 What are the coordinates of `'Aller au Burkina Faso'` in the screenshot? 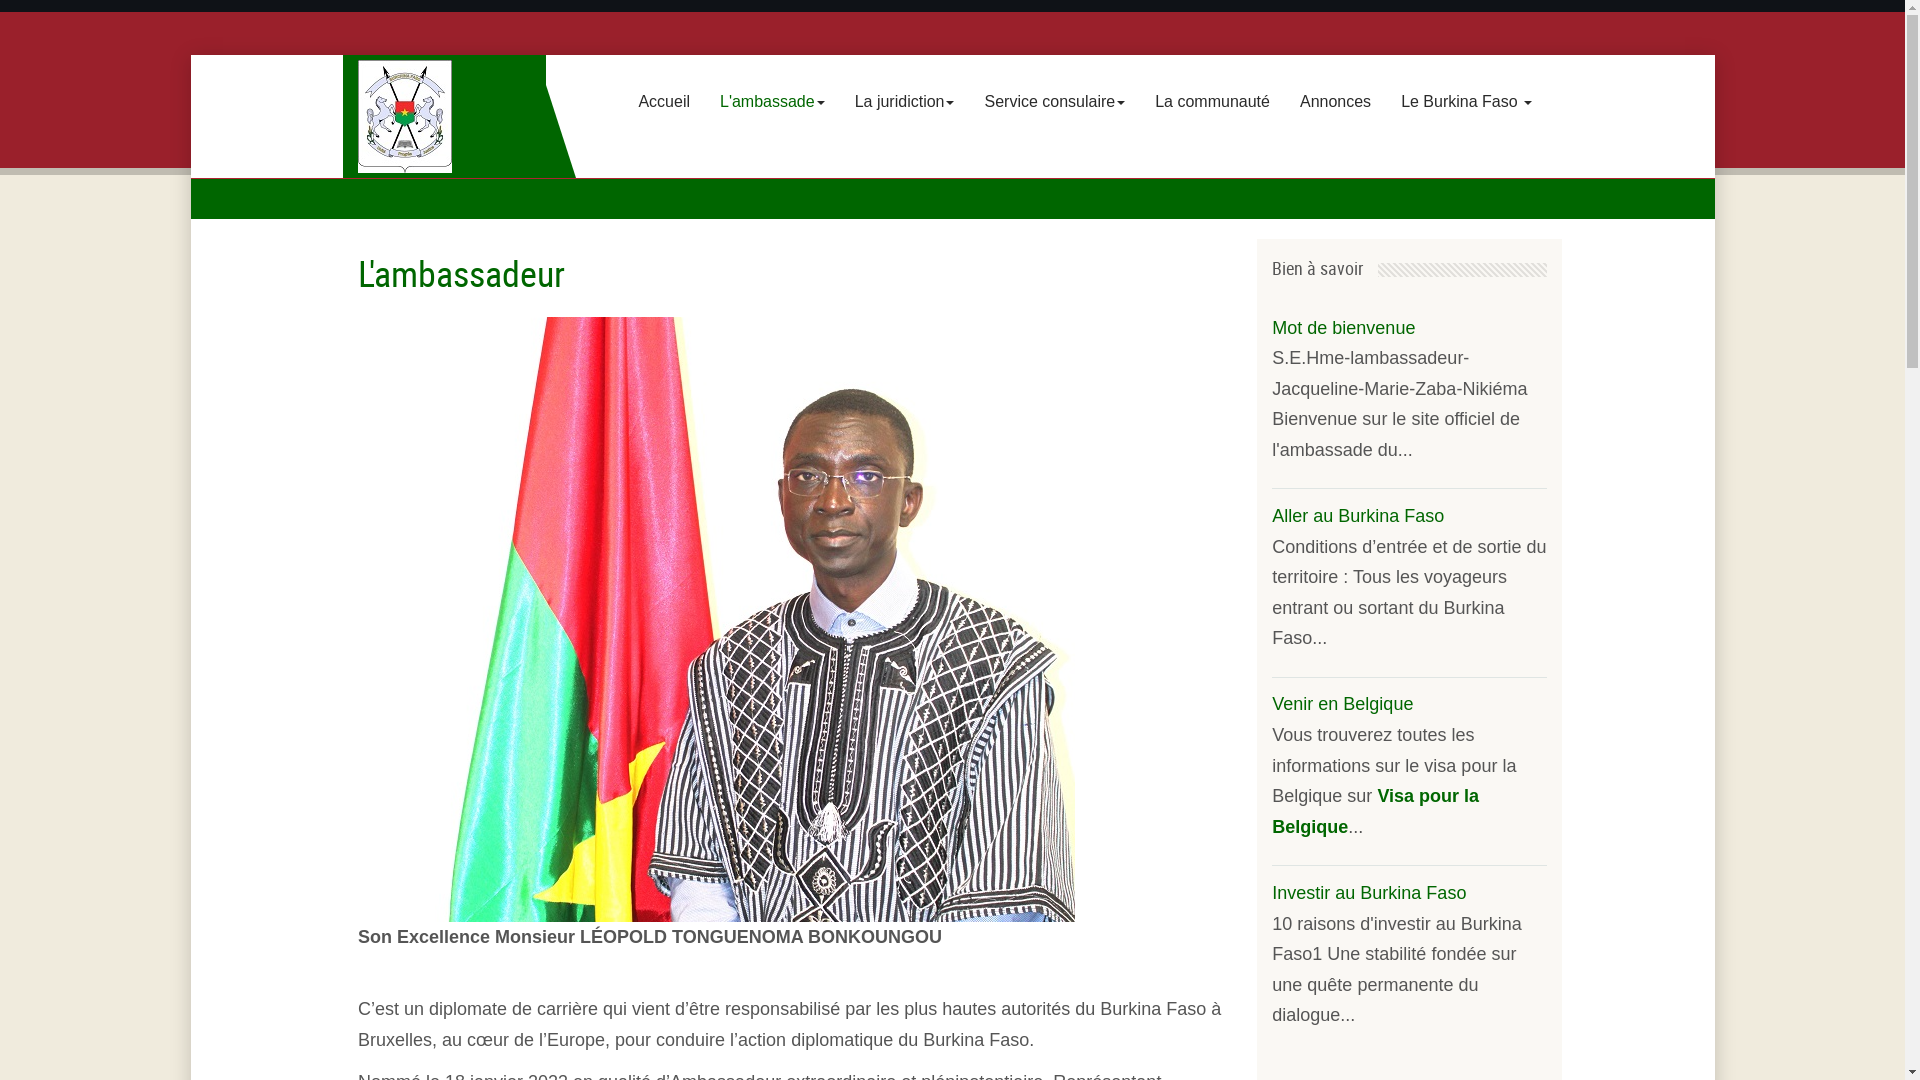 It's located at (1358, 515).